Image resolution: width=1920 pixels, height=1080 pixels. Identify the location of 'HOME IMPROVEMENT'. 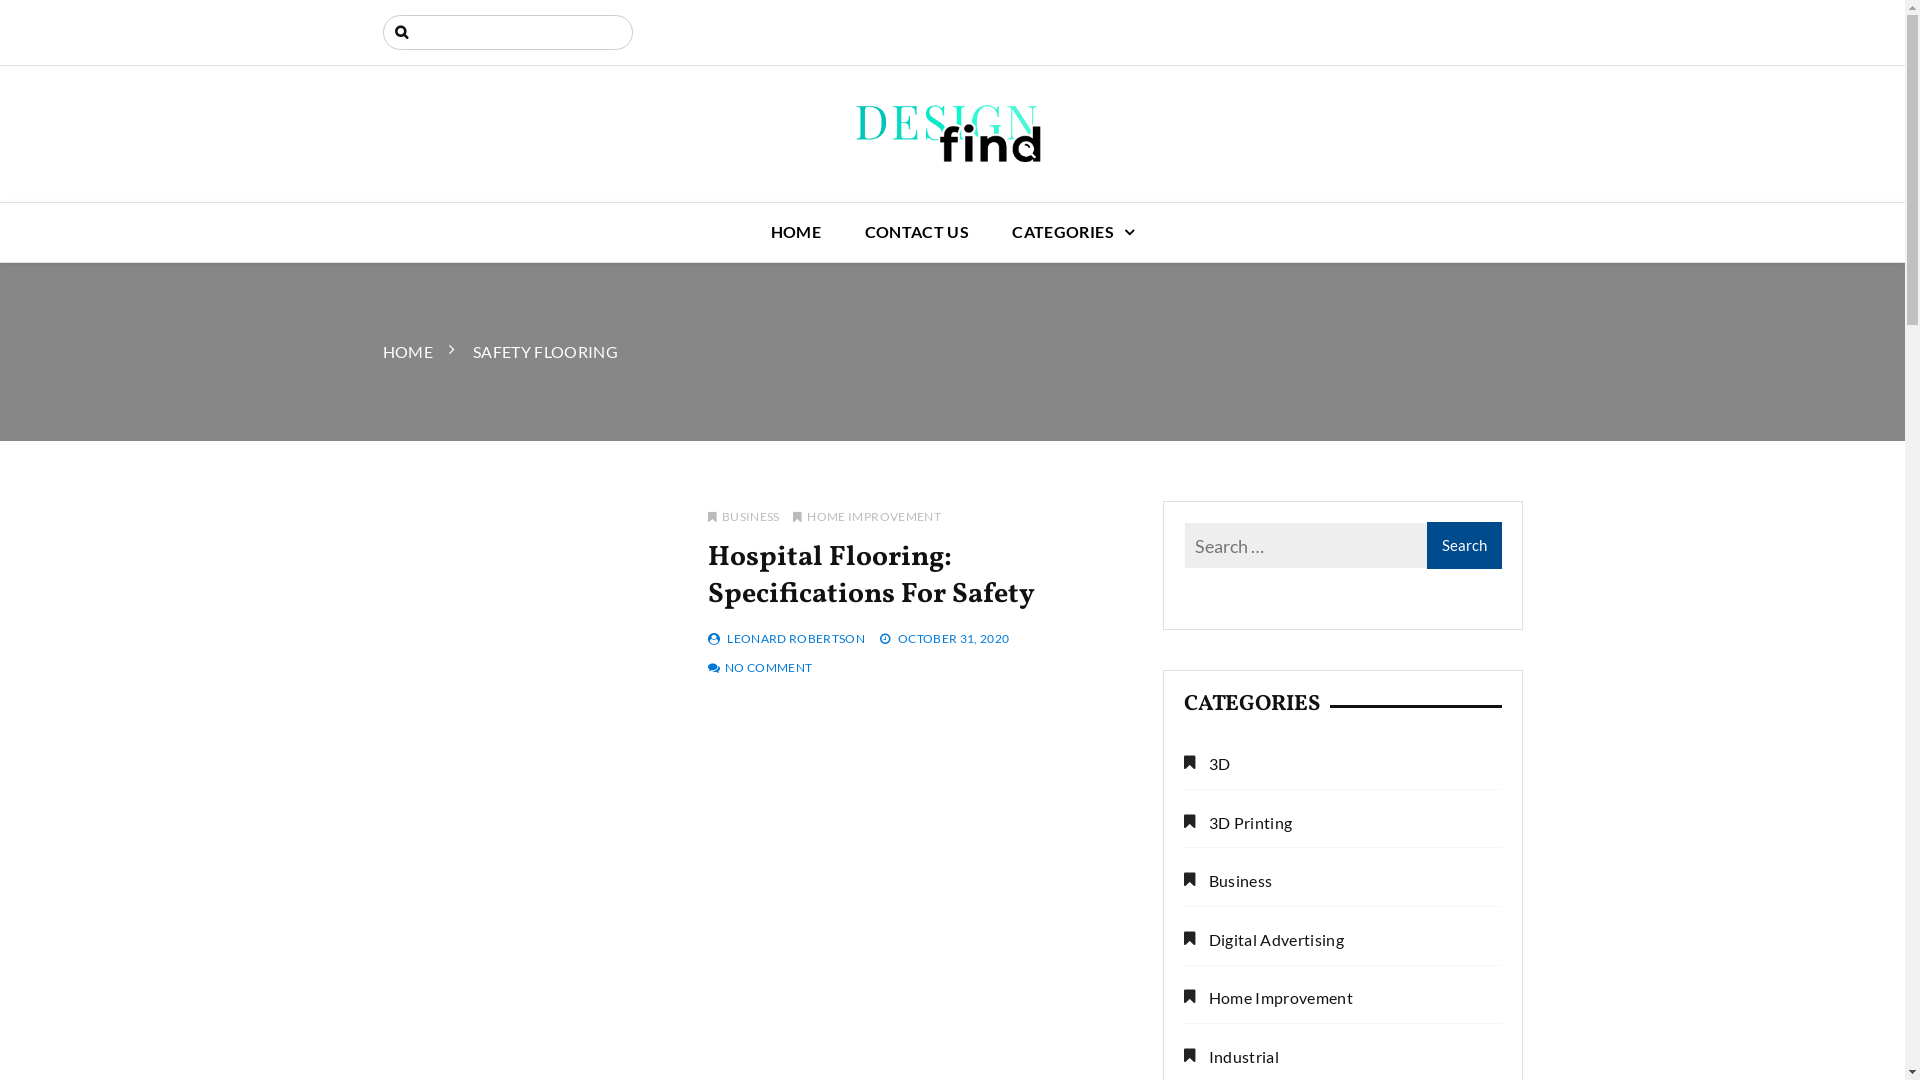
(867, 515).